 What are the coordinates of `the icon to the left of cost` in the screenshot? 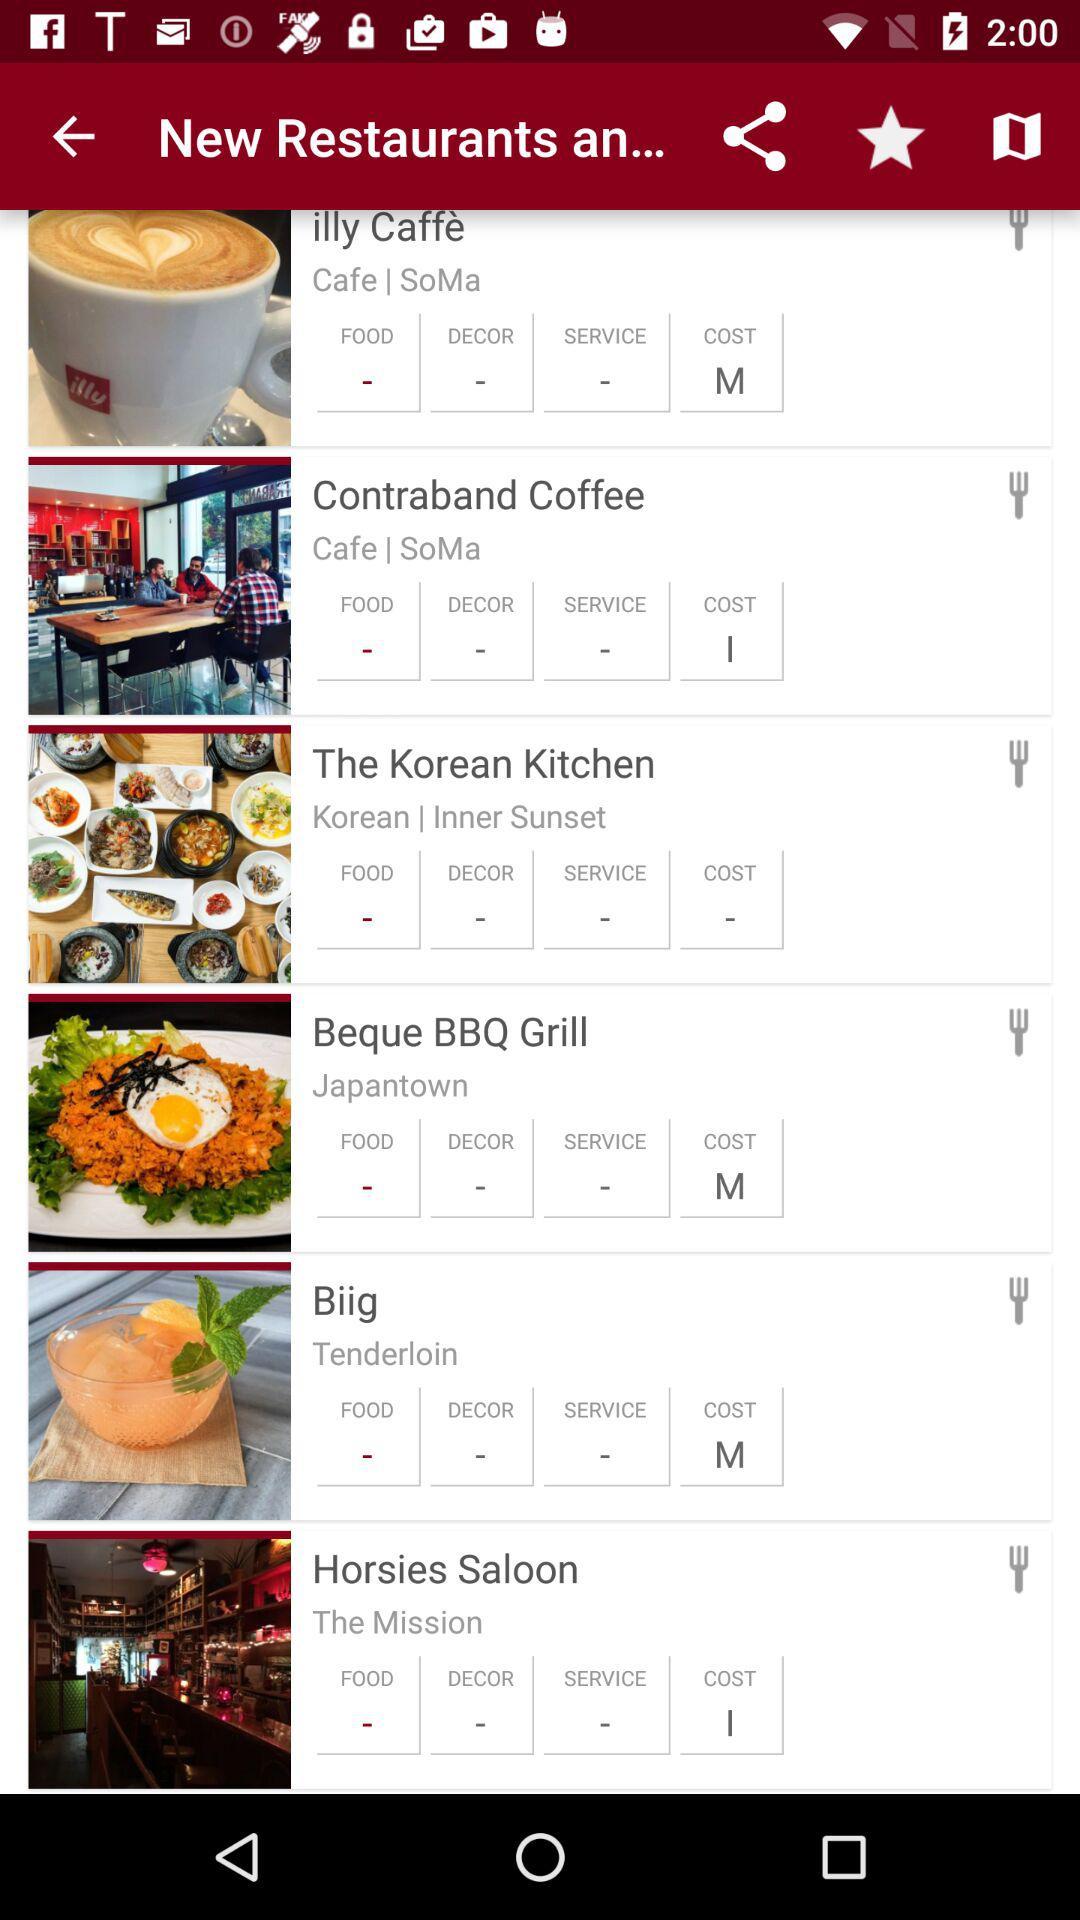 It's located at (604, 648).